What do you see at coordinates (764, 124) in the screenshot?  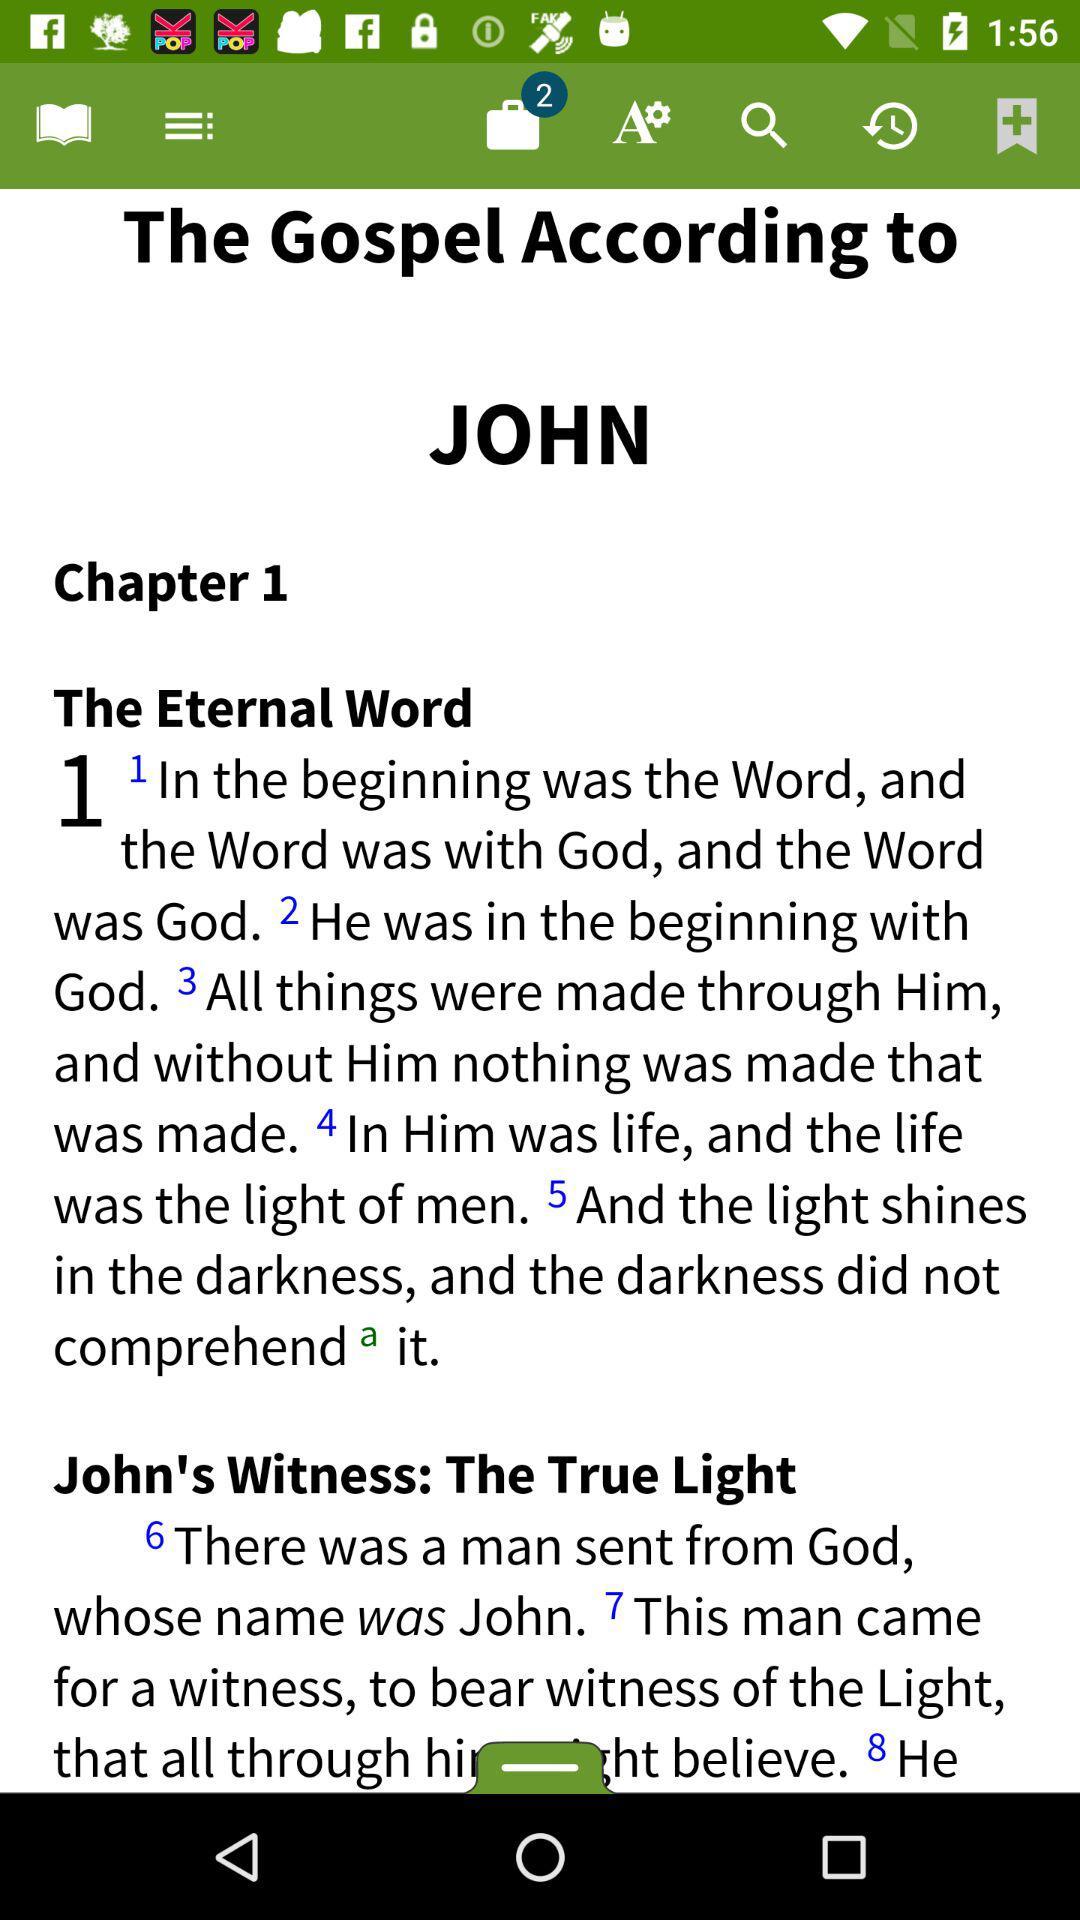 I see `search button` at bounding box center [764, 124].